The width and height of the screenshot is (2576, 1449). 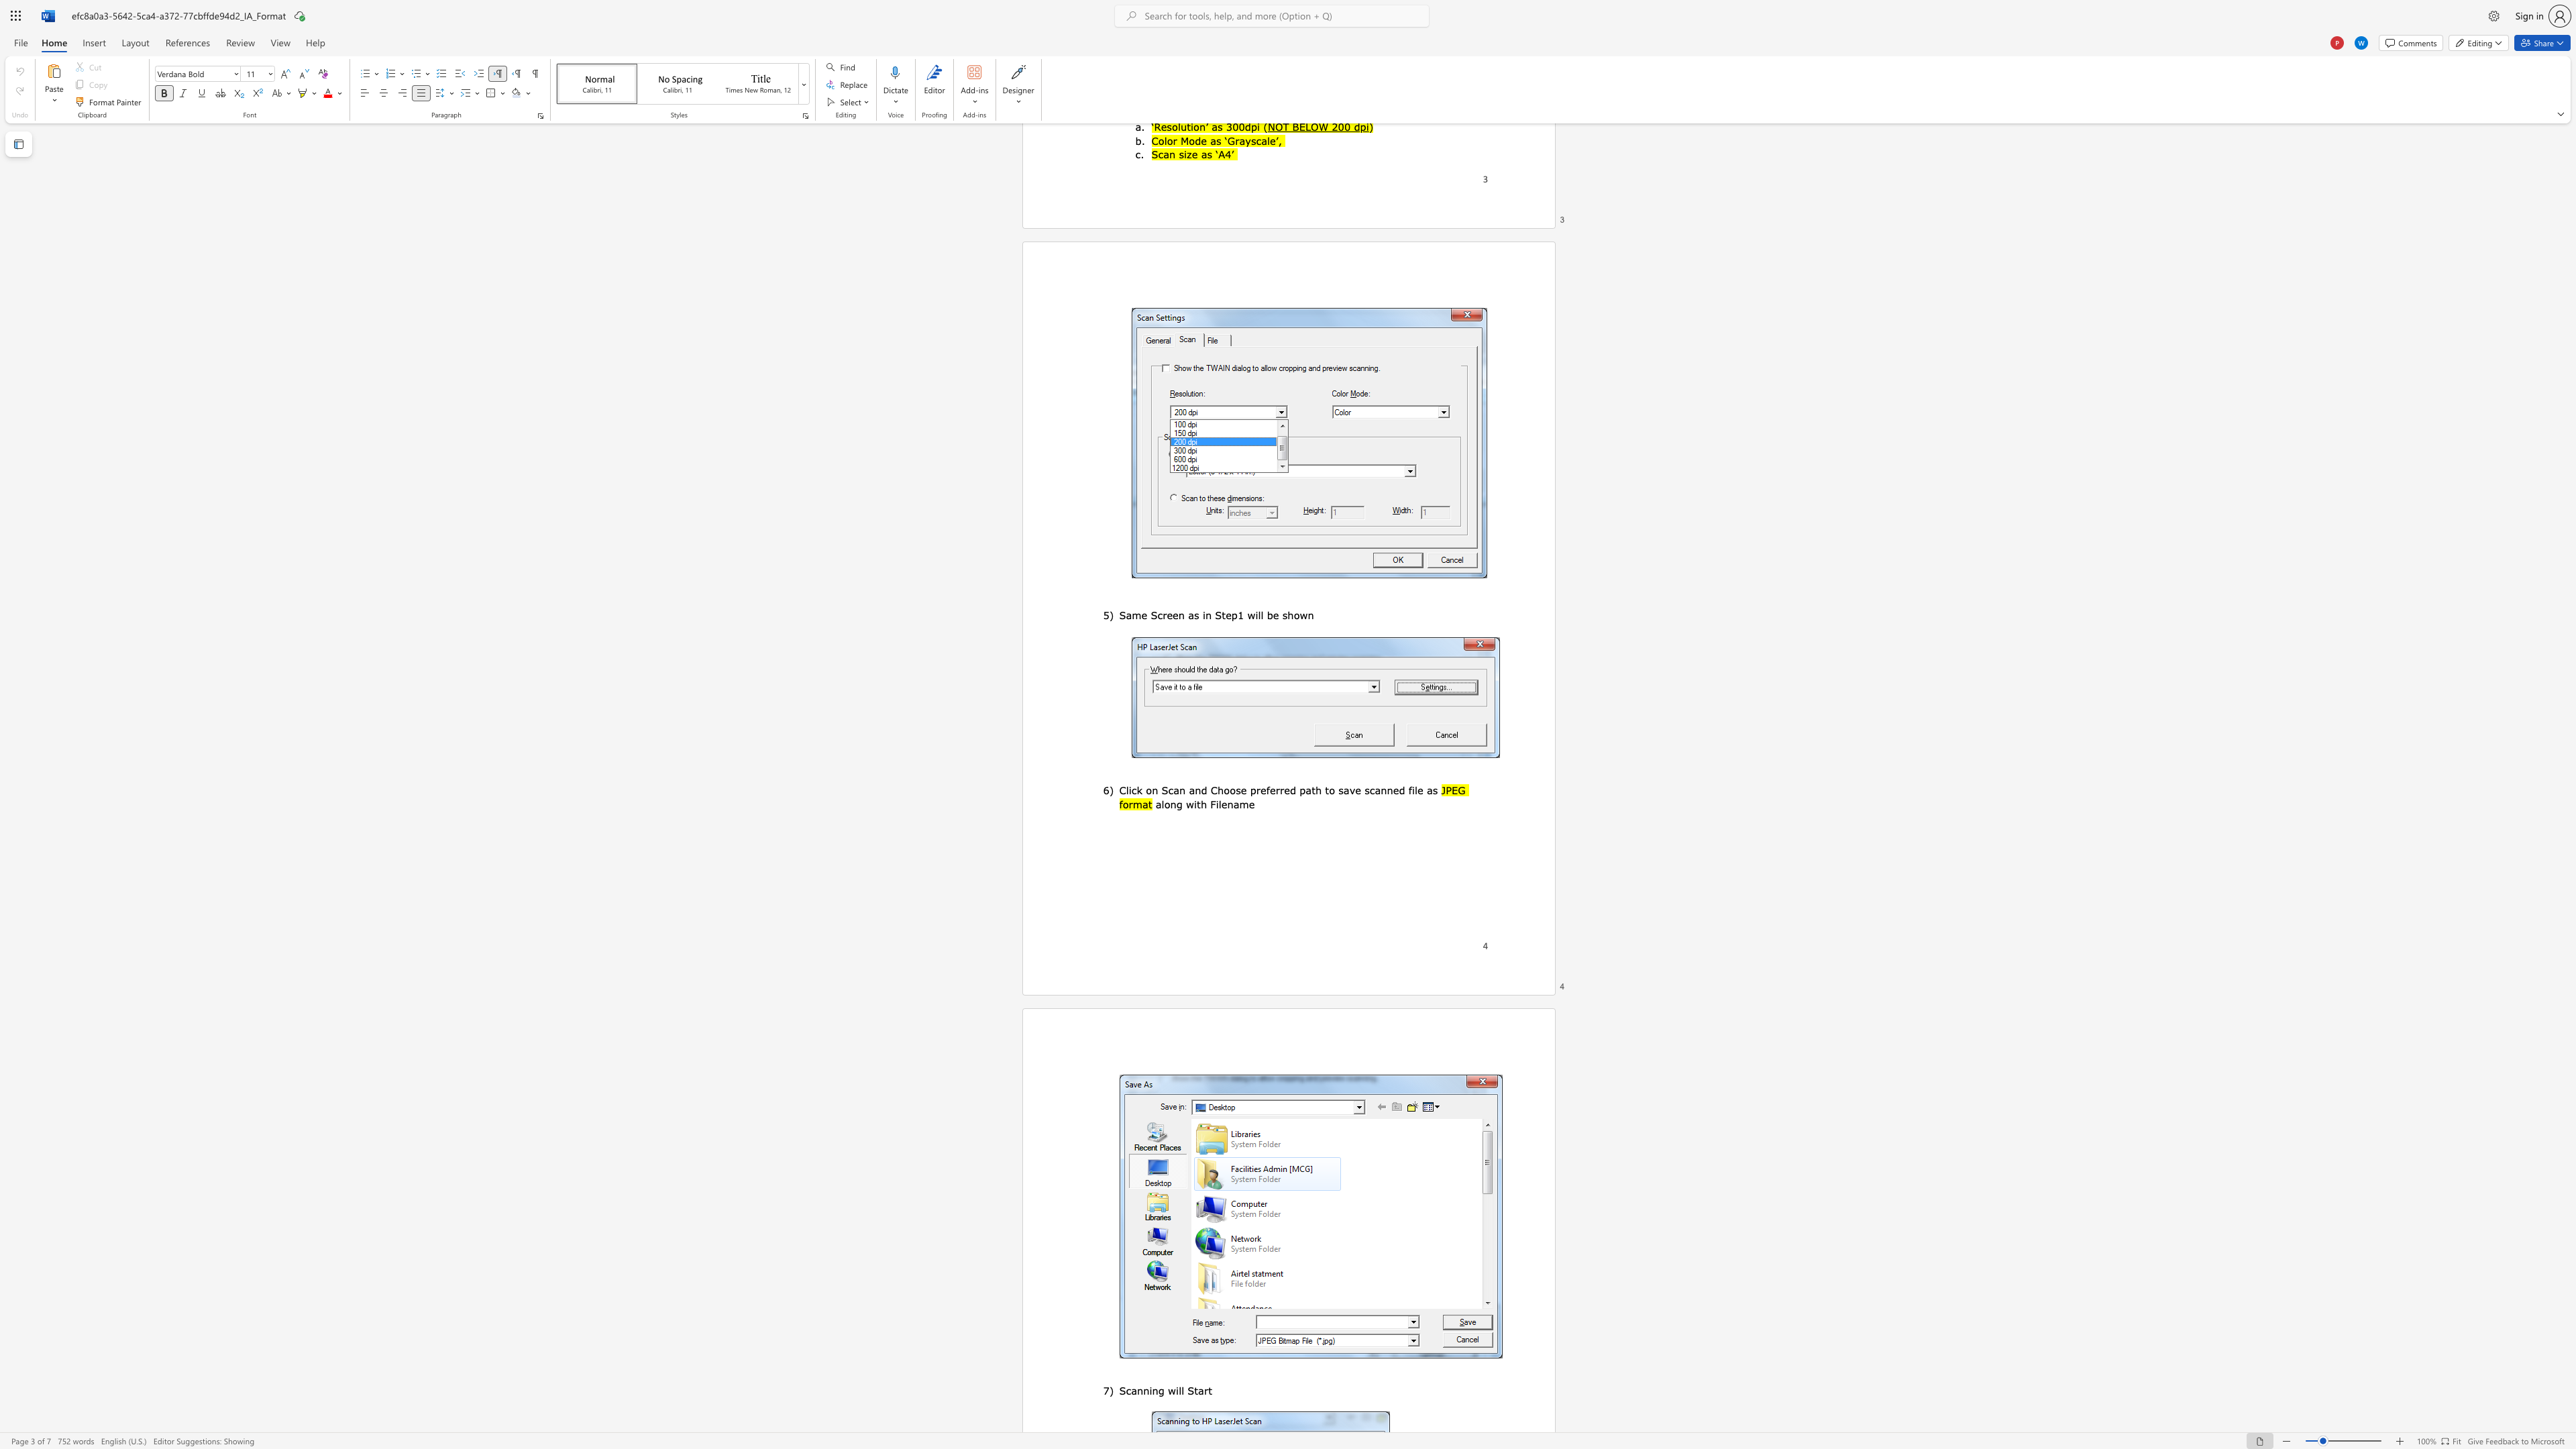 I want to click on the subset text "rmat" within the text "JPEG format", so click(x=1128, y=804).